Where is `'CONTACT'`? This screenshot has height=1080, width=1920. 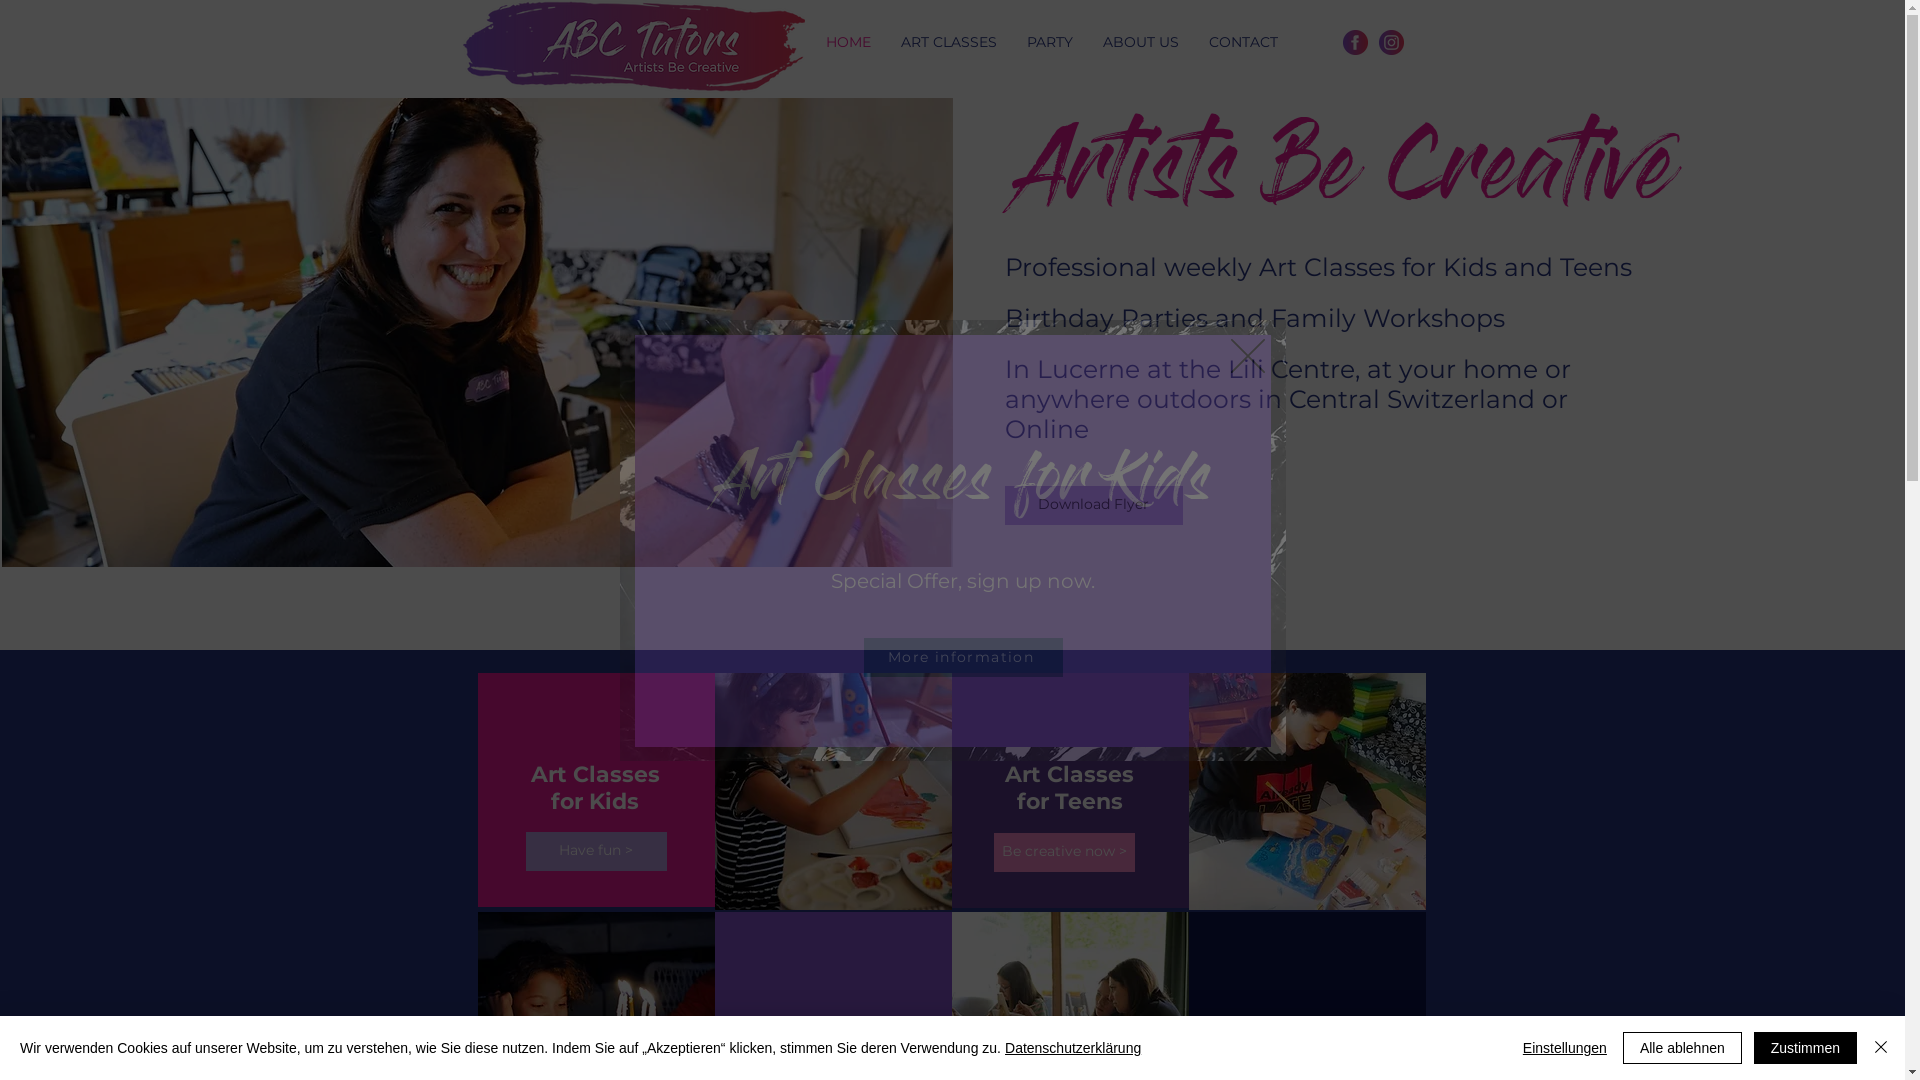 'CONTACT' is located at coordinates (1194, 42).